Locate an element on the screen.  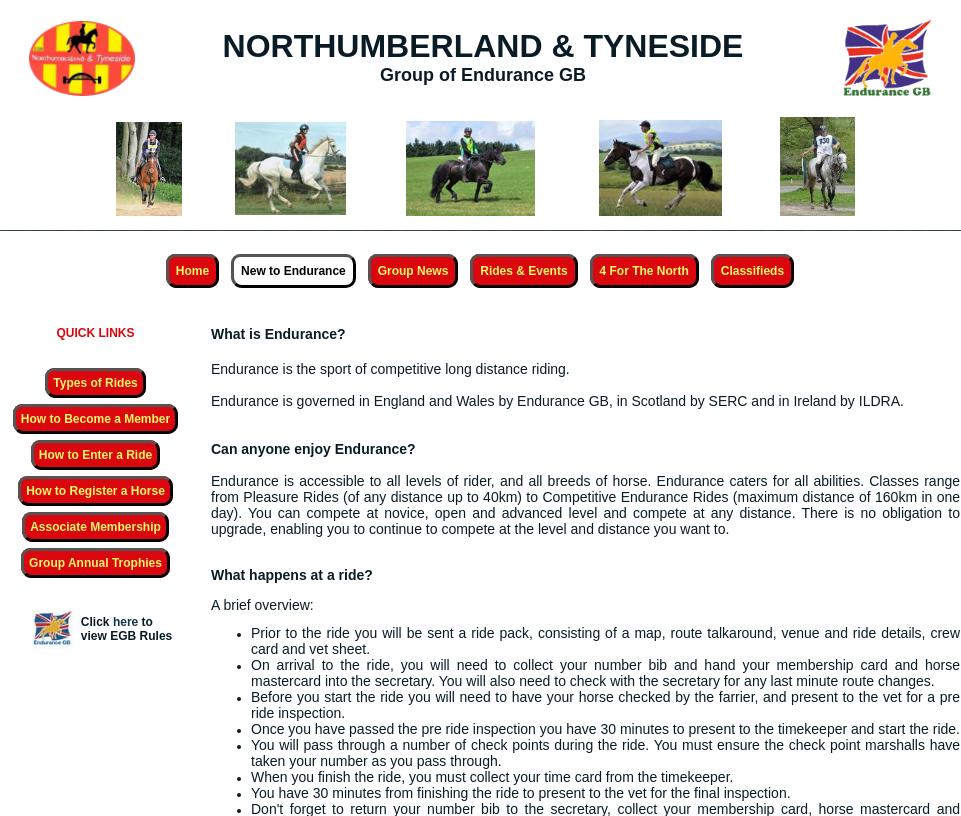
'How to Become a Member' is located at coordinates (95, 418).